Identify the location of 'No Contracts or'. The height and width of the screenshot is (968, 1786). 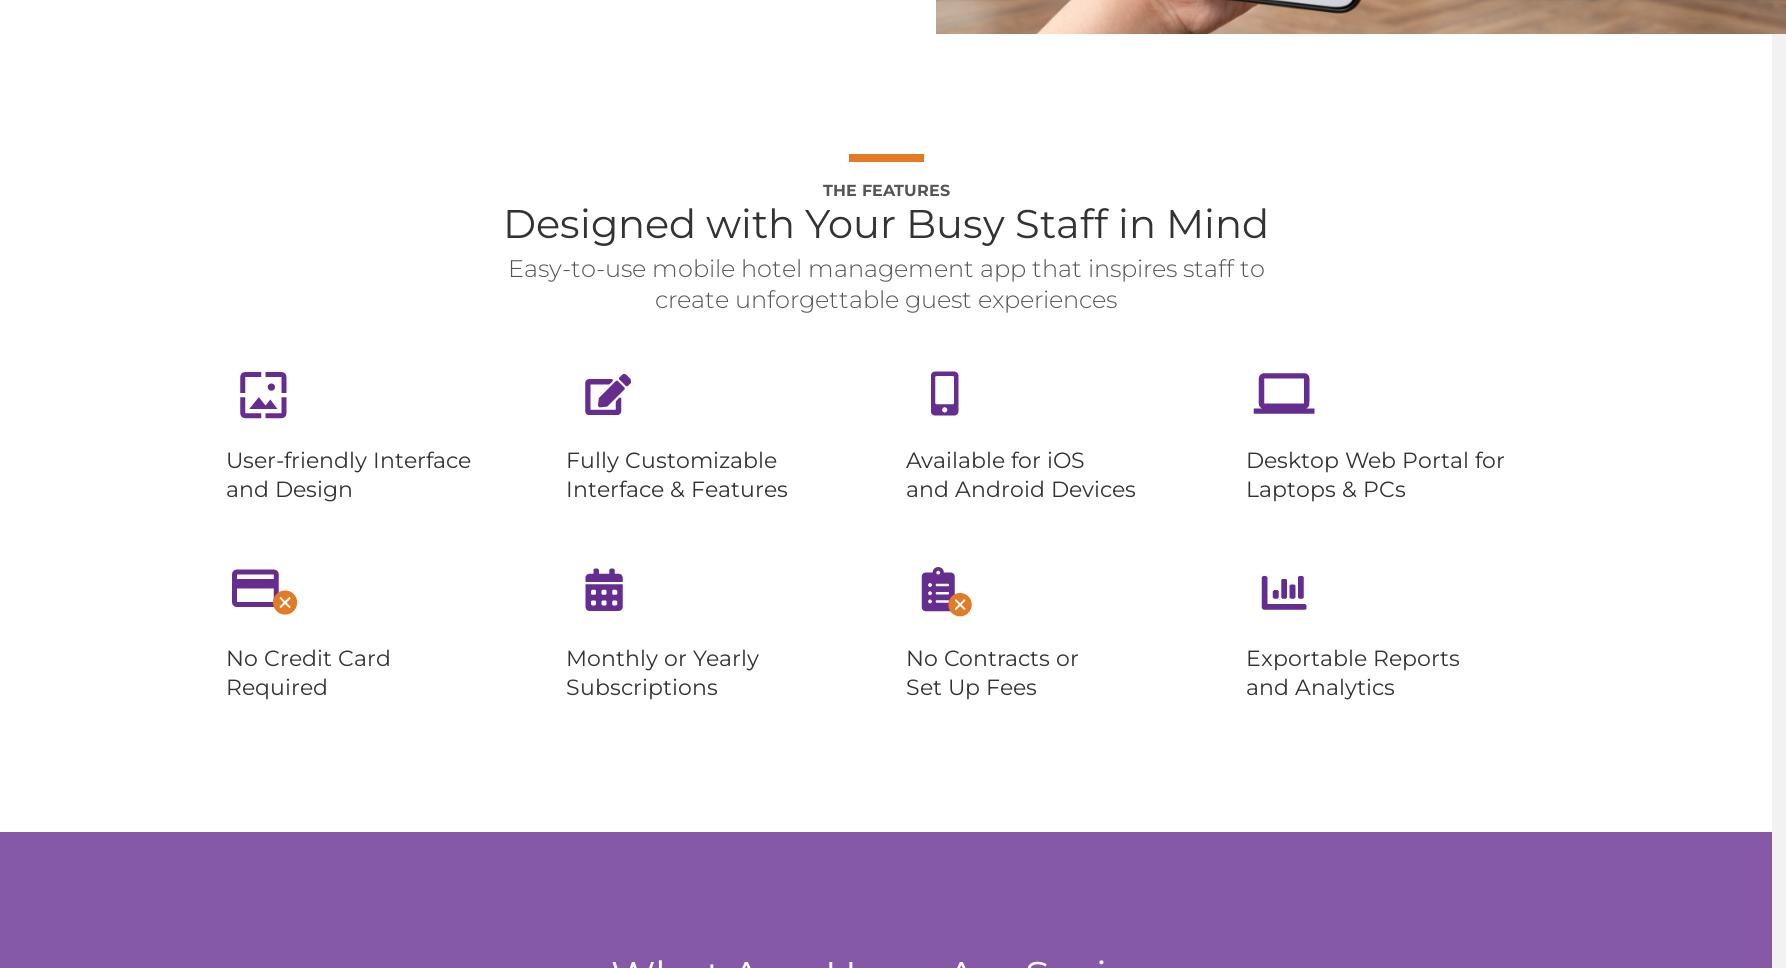
(992, 658).